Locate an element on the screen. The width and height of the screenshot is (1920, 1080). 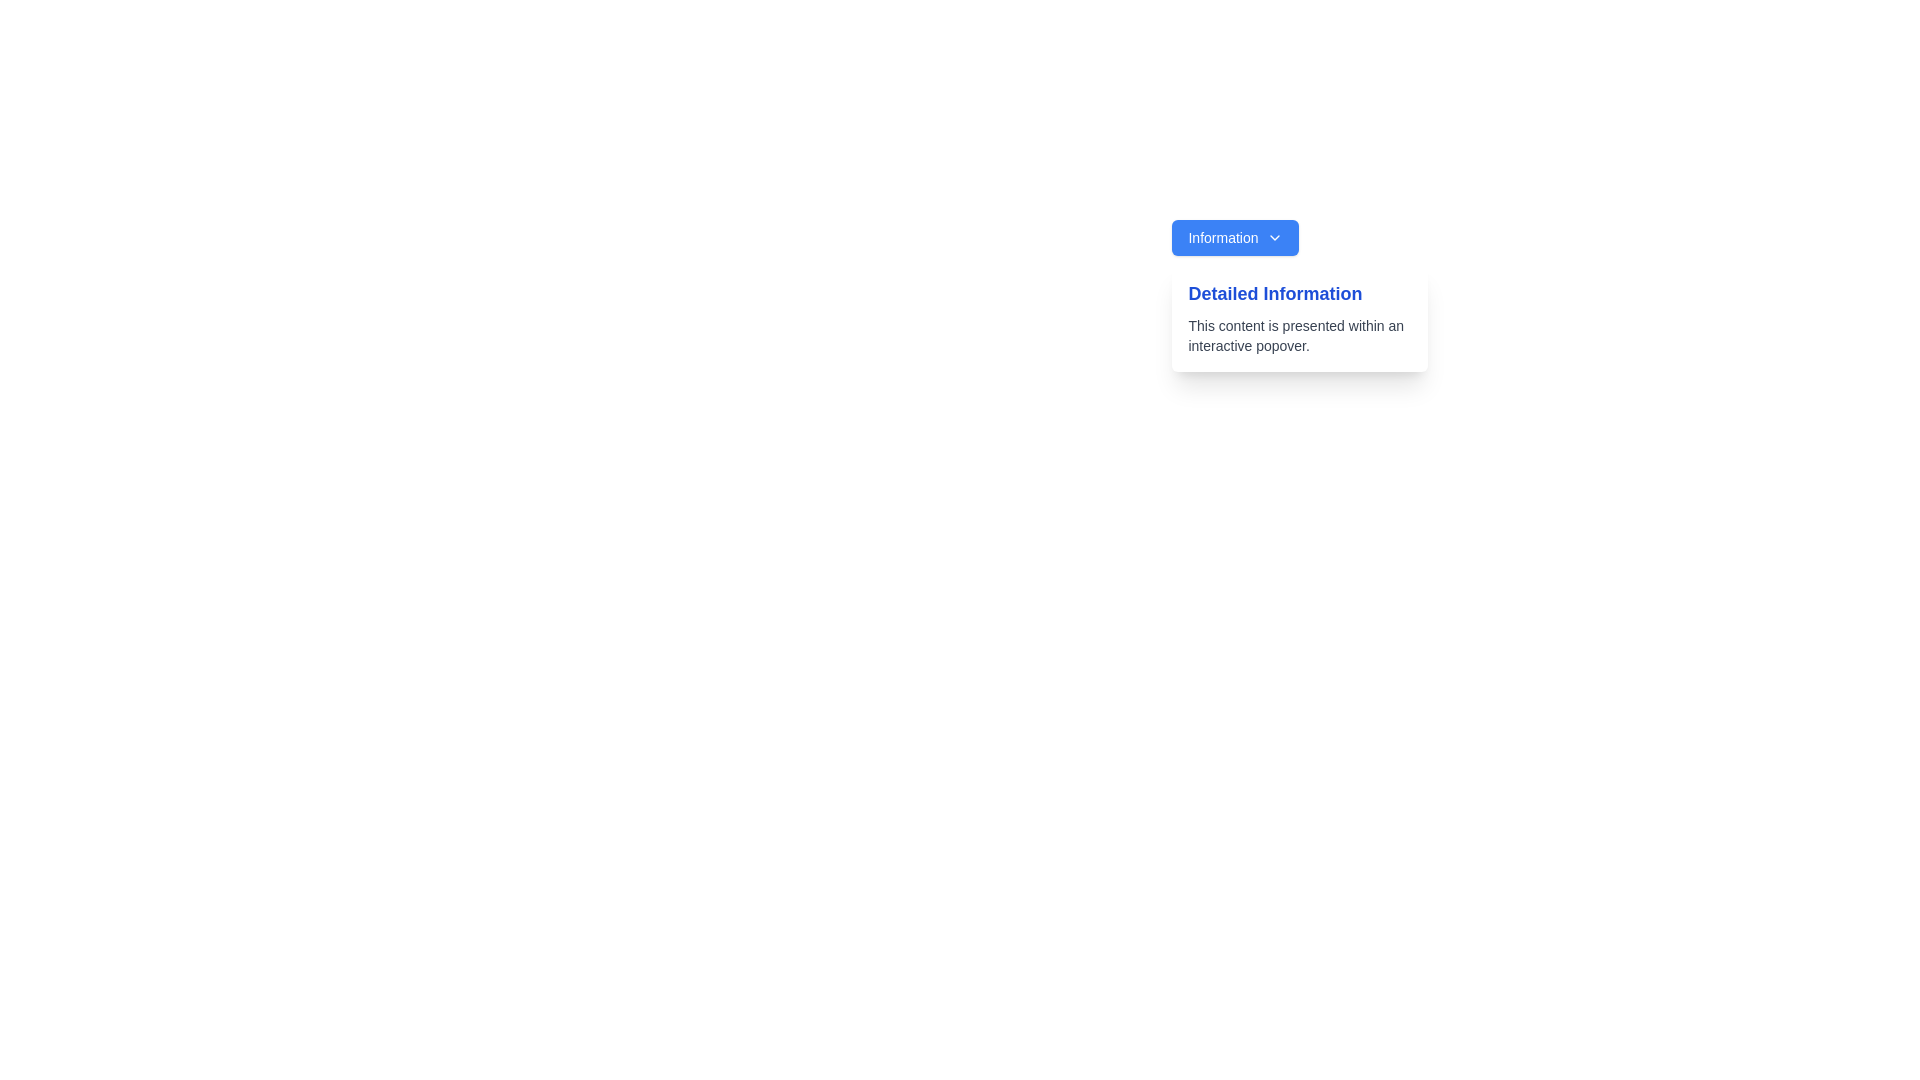
the small, downward-pointing chevron arrow icon located at the right end of the 'Information' button, which has a blue background and white text is located at coordinates (1273, 237).